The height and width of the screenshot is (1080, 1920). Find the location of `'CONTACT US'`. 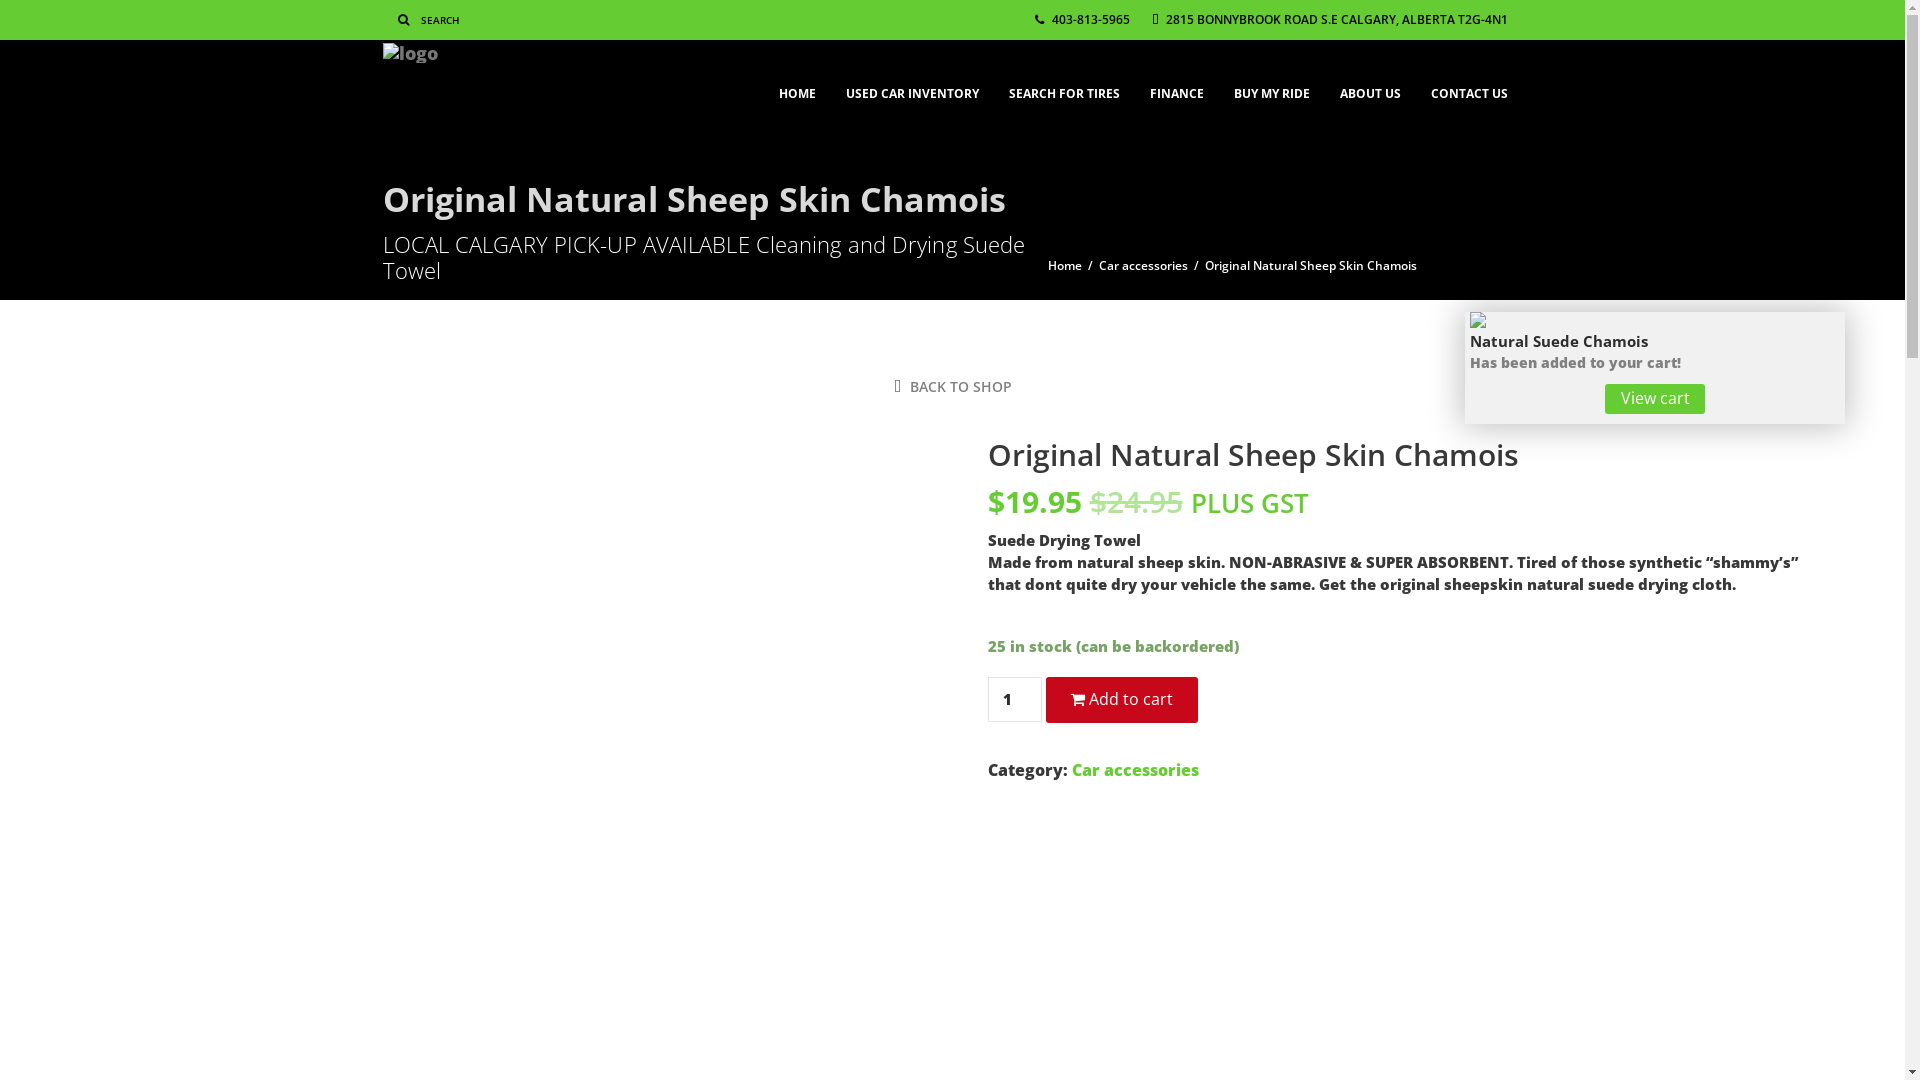

'CONTACT US' is located at coordinates (1469, 83).